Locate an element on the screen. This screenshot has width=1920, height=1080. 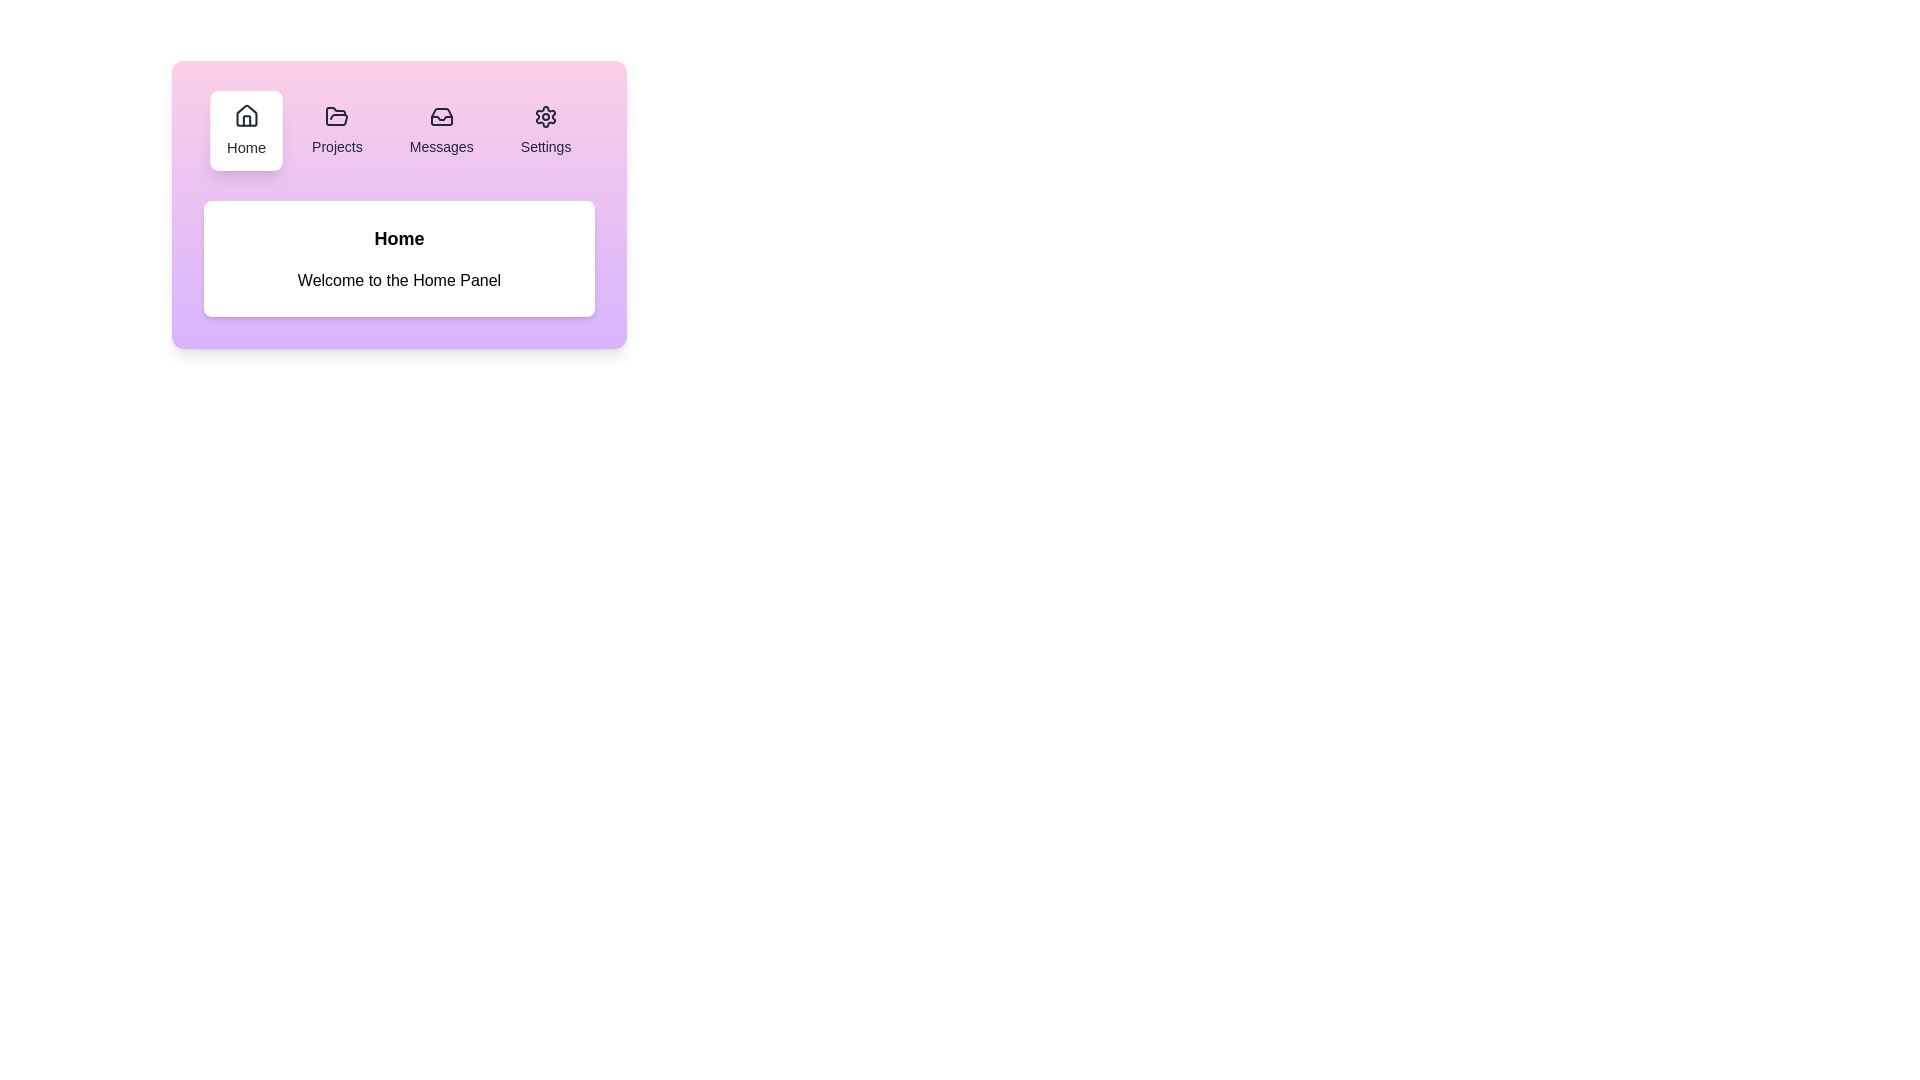
the settings icon, which resembles a gear with interlocking spokes, located in the top-right section of the menu interface labeled 'Settings' is located at coordinates (546, 116).